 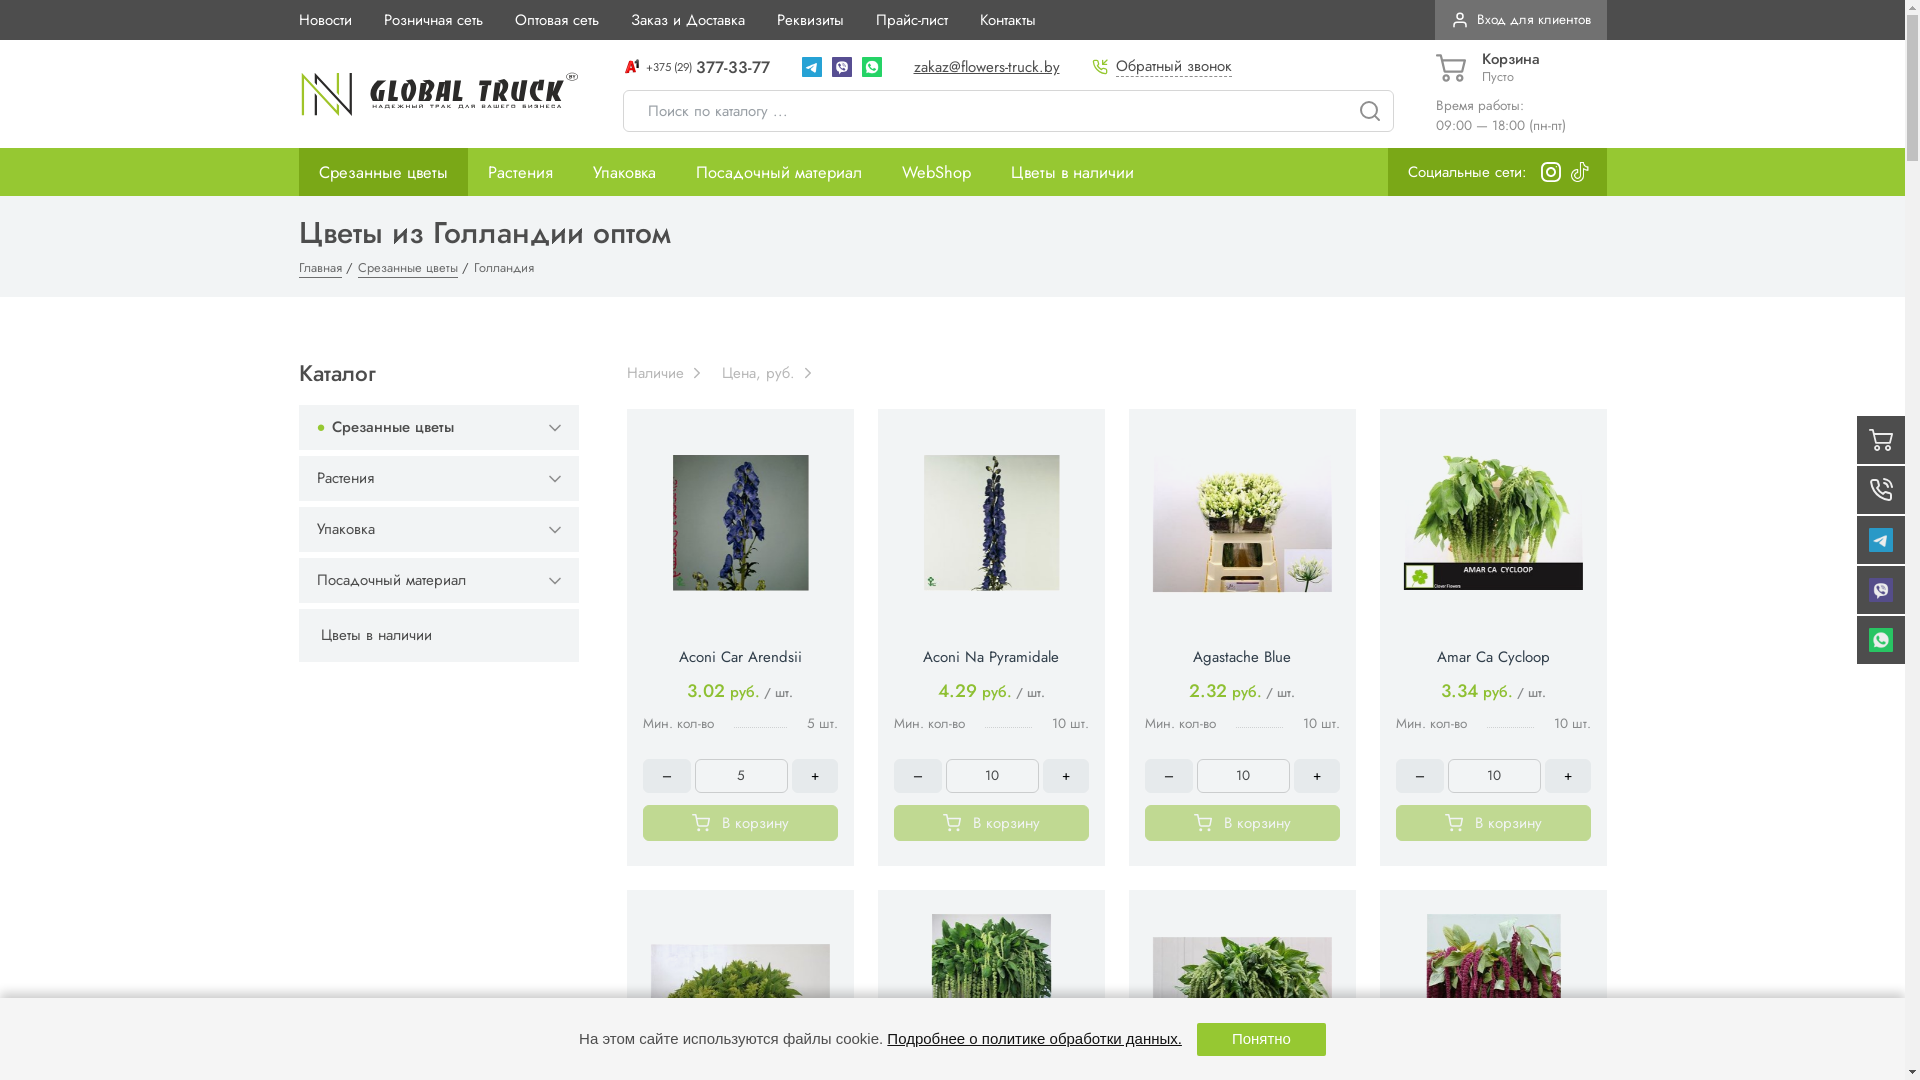 I want to click on 'Telegram', so click(x=811, y=65).